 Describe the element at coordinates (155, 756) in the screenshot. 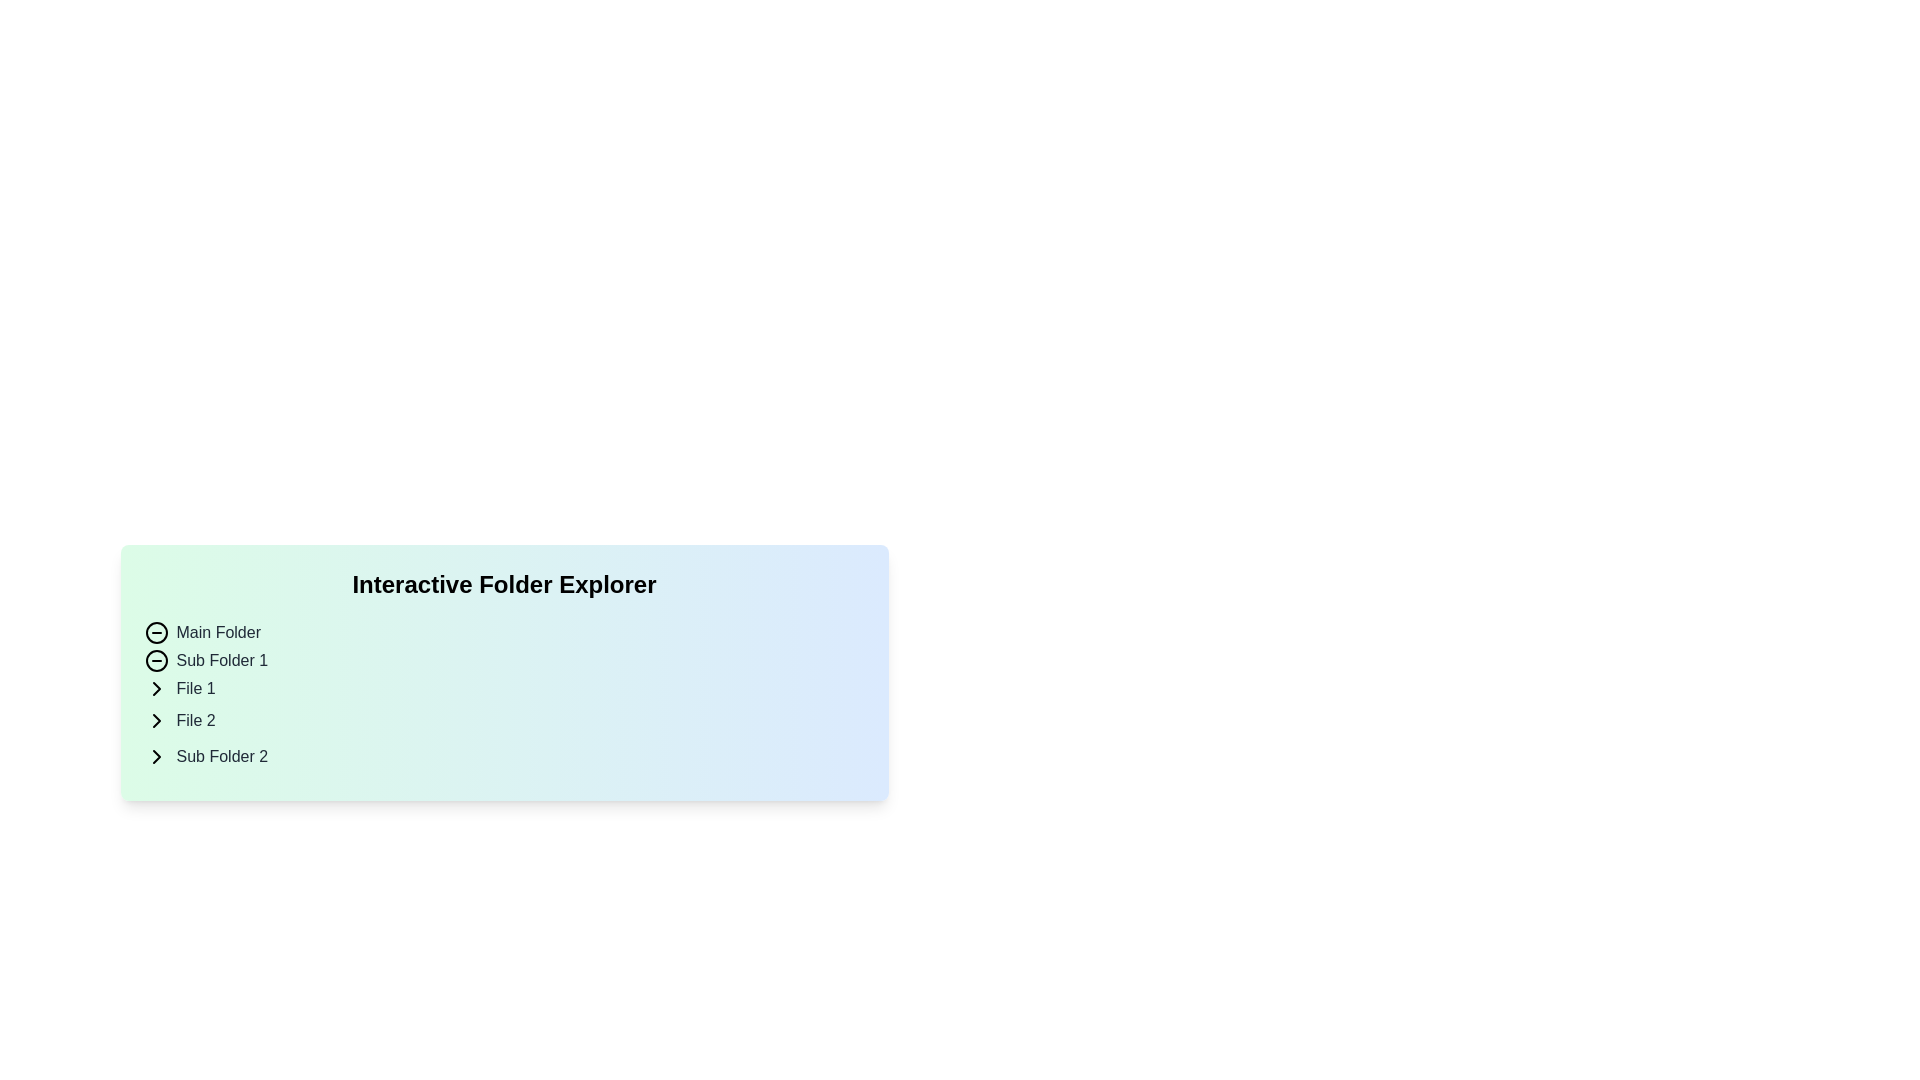

I see `the chevron icon for 'Sub Folder 2' to expand or collapse its contents` at that location.